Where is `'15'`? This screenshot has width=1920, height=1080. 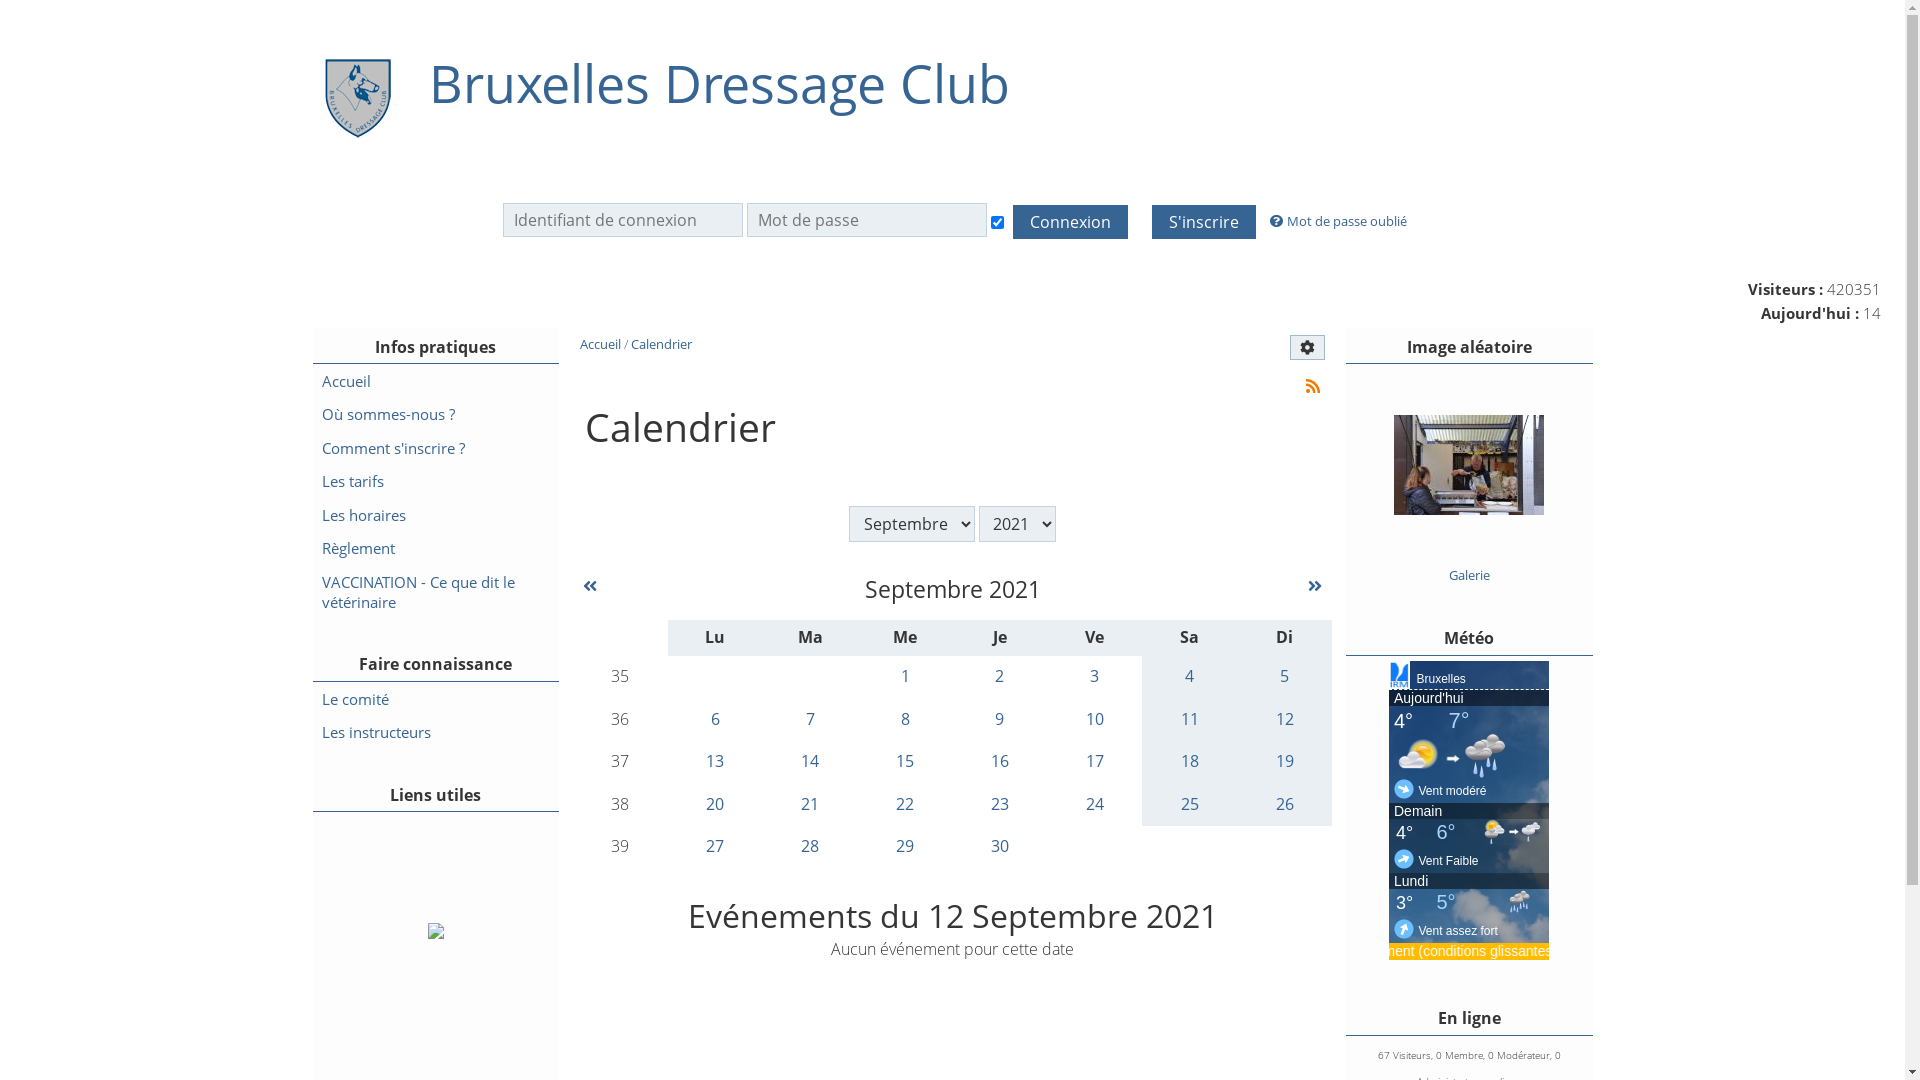 '15' is located at coordinates (904, 762).